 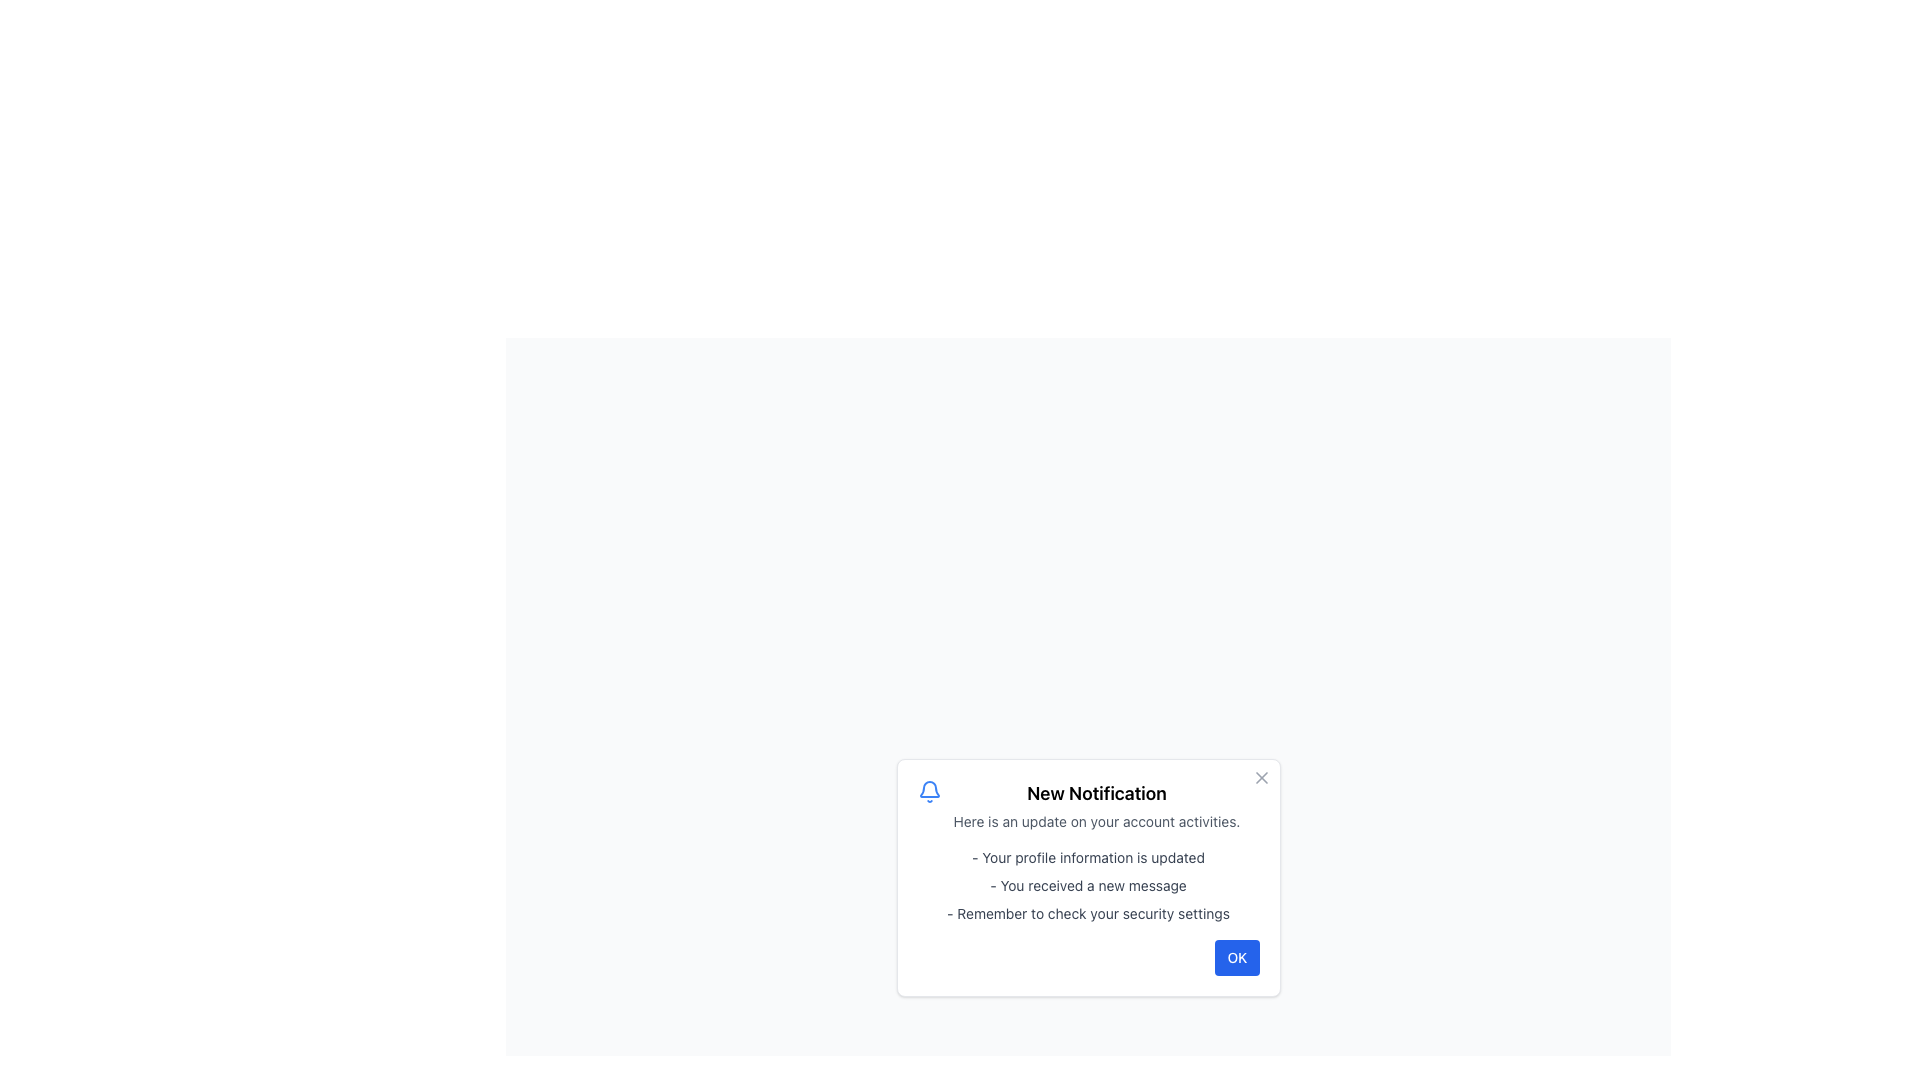 I want to click on the notification icon positioned to the left of the 'New Notification' text within the notification card, which visually indicates the notification nature of the card, so click(x=928, y=790).